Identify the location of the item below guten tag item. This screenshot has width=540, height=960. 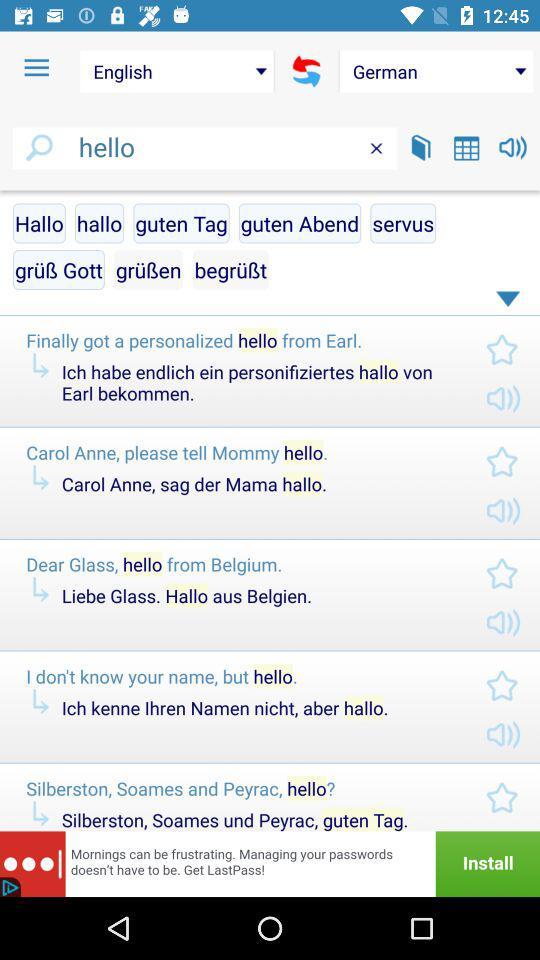
(229, 268).